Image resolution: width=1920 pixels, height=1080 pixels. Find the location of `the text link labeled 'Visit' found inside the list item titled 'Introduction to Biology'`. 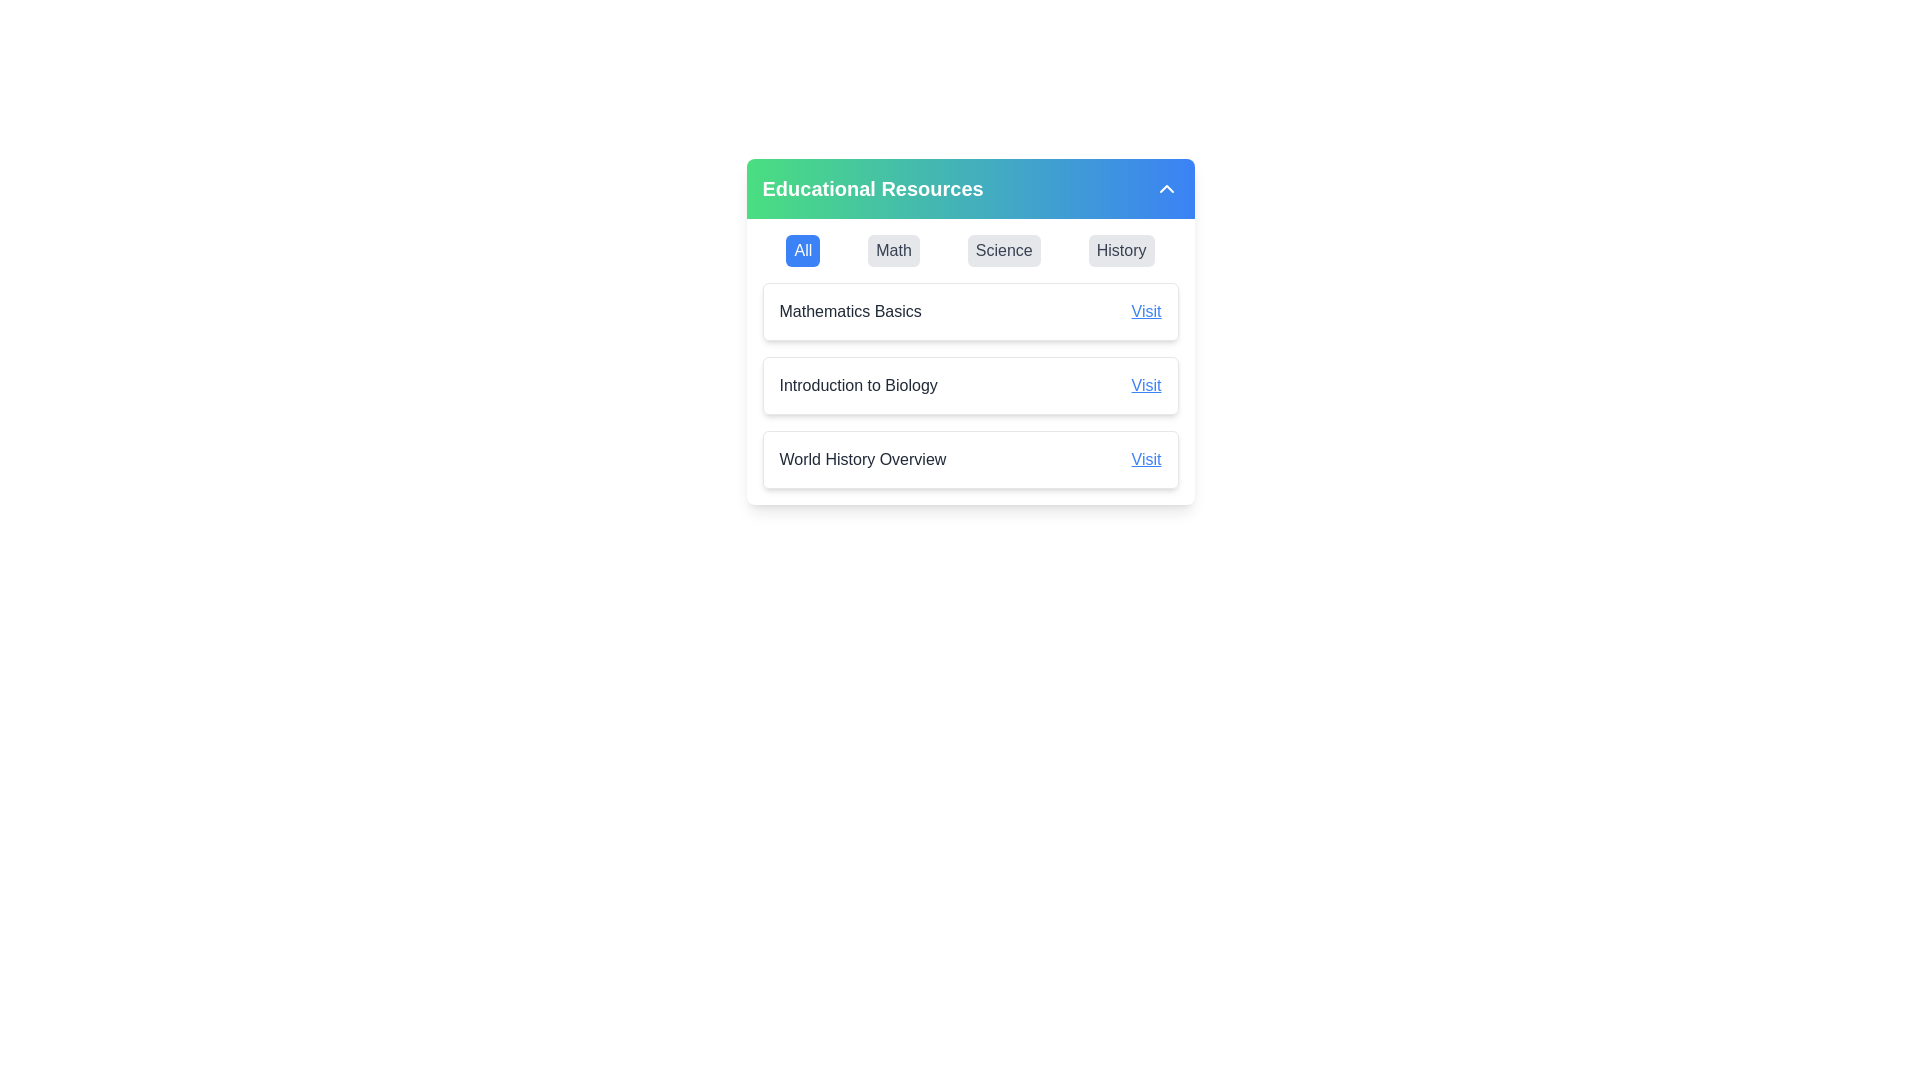

the text link labeled 'Visit' found inside the list item titled 'Introduction to Biology' is located at coordinates (1146, 385).